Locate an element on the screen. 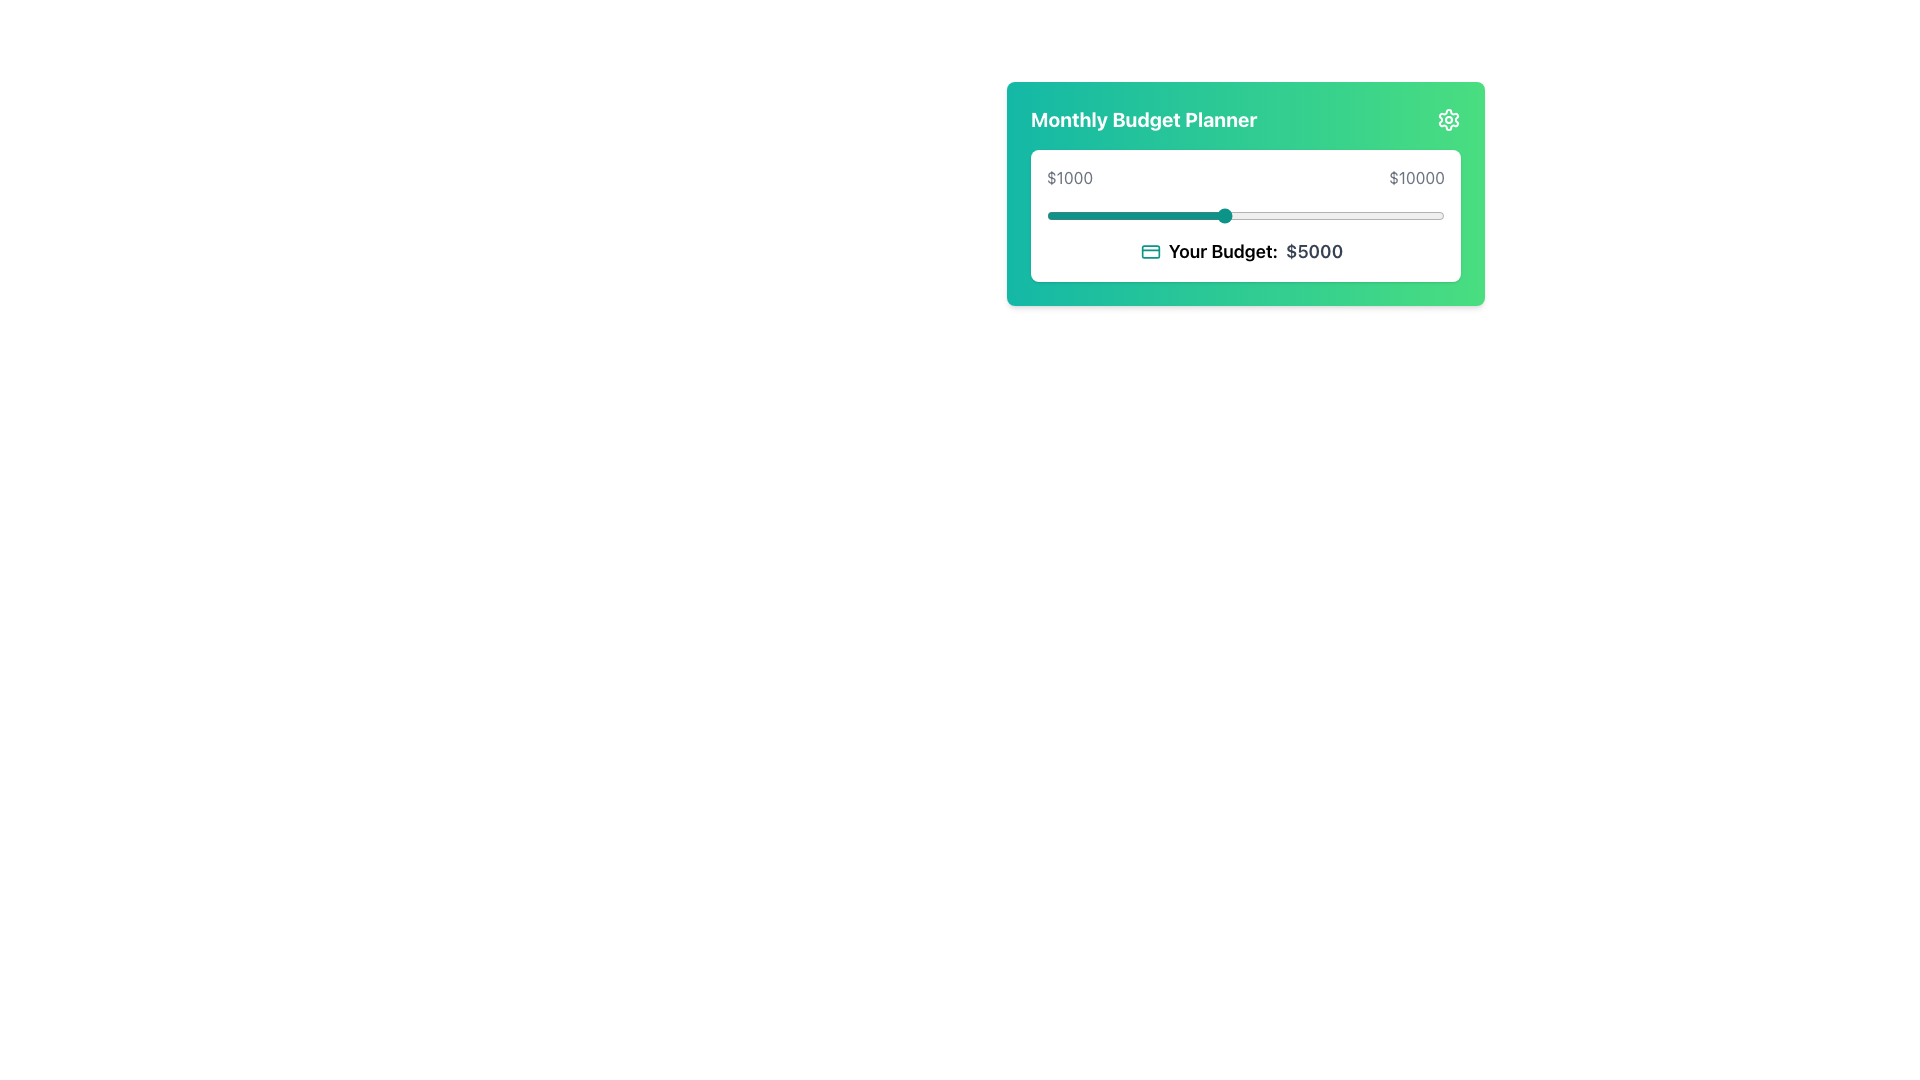 The image size is (1920, 1080). the budget icon located to the left of the text 'Your Budget: $5000' in the middle section of the card component is located at coordinates (1150, 250).